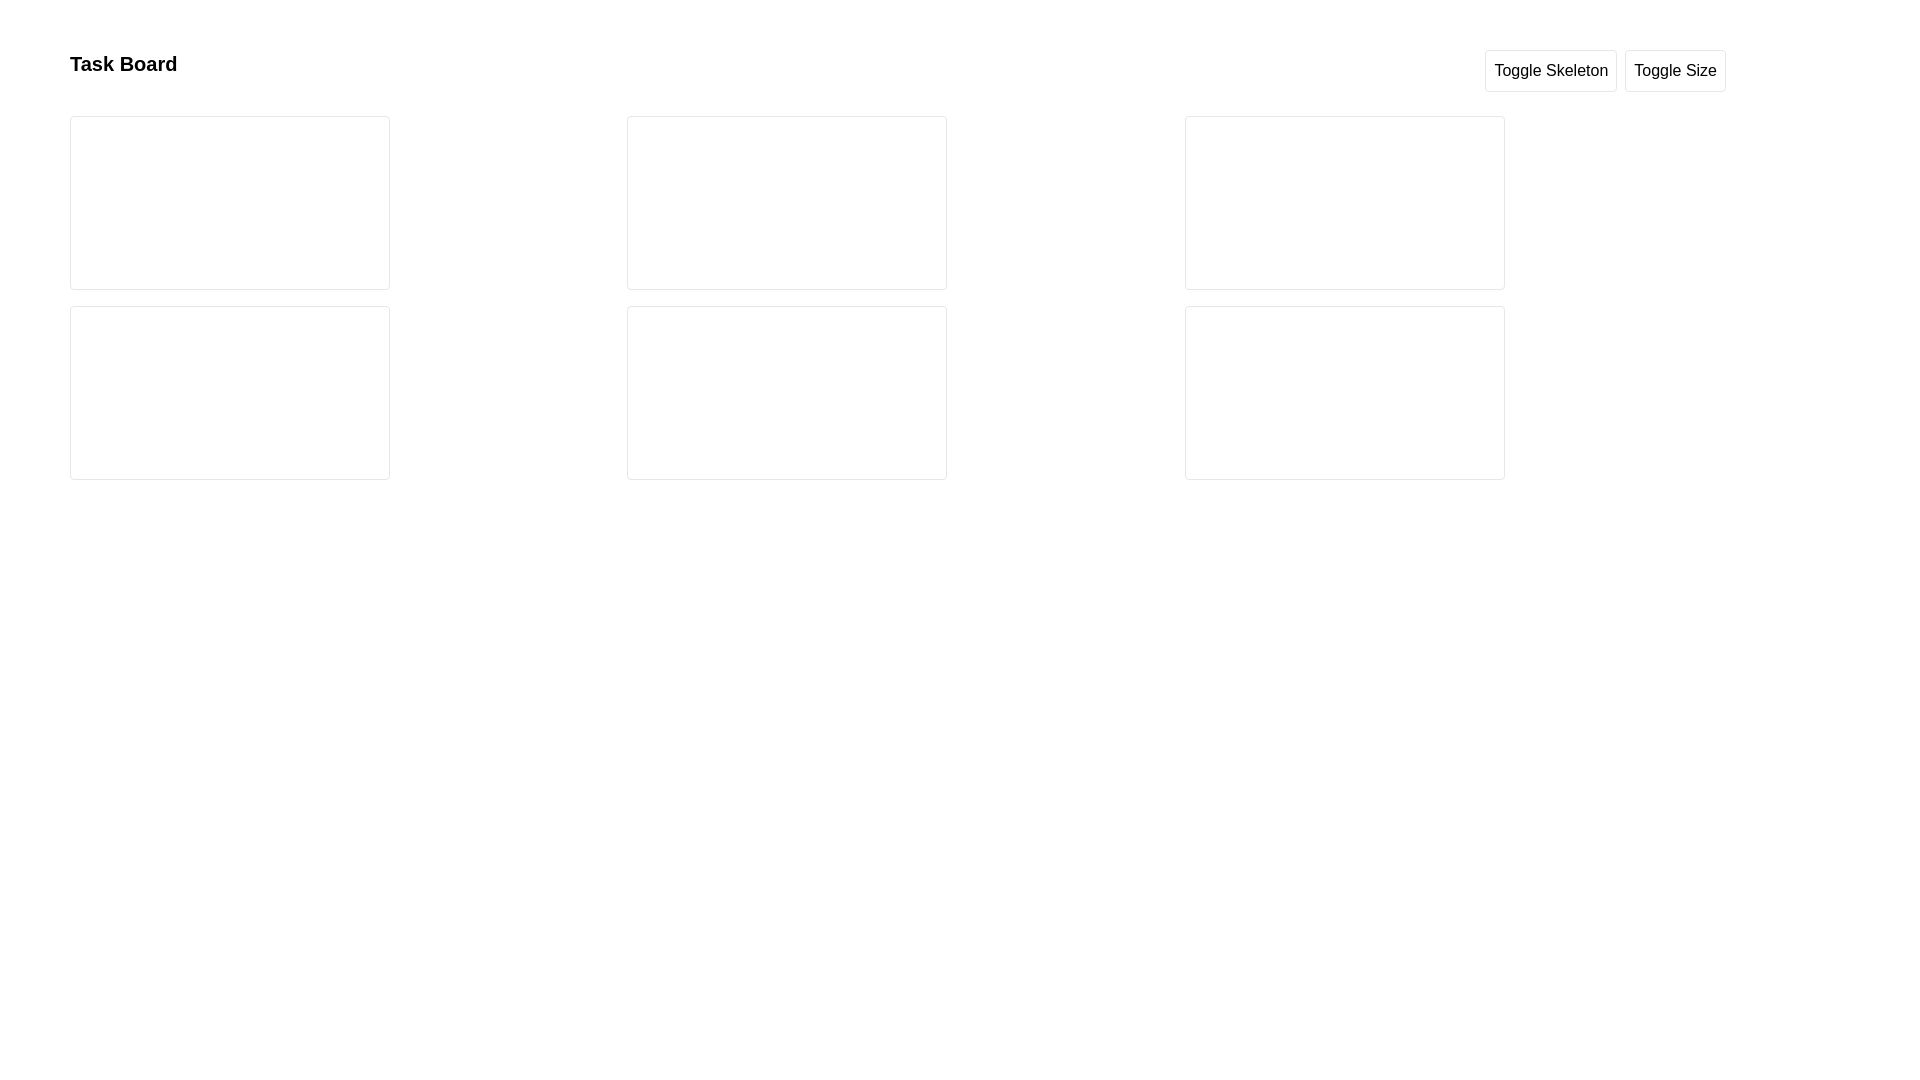 The image size is (1920, 1080). Describe the element at coordinates (102, 152) in the screenshot. I see `the Circular skeleton placeholder, which is a circular component with a pulse effect, measuring 40x40 pixels and located in the upper-left region of the interface` at that location.